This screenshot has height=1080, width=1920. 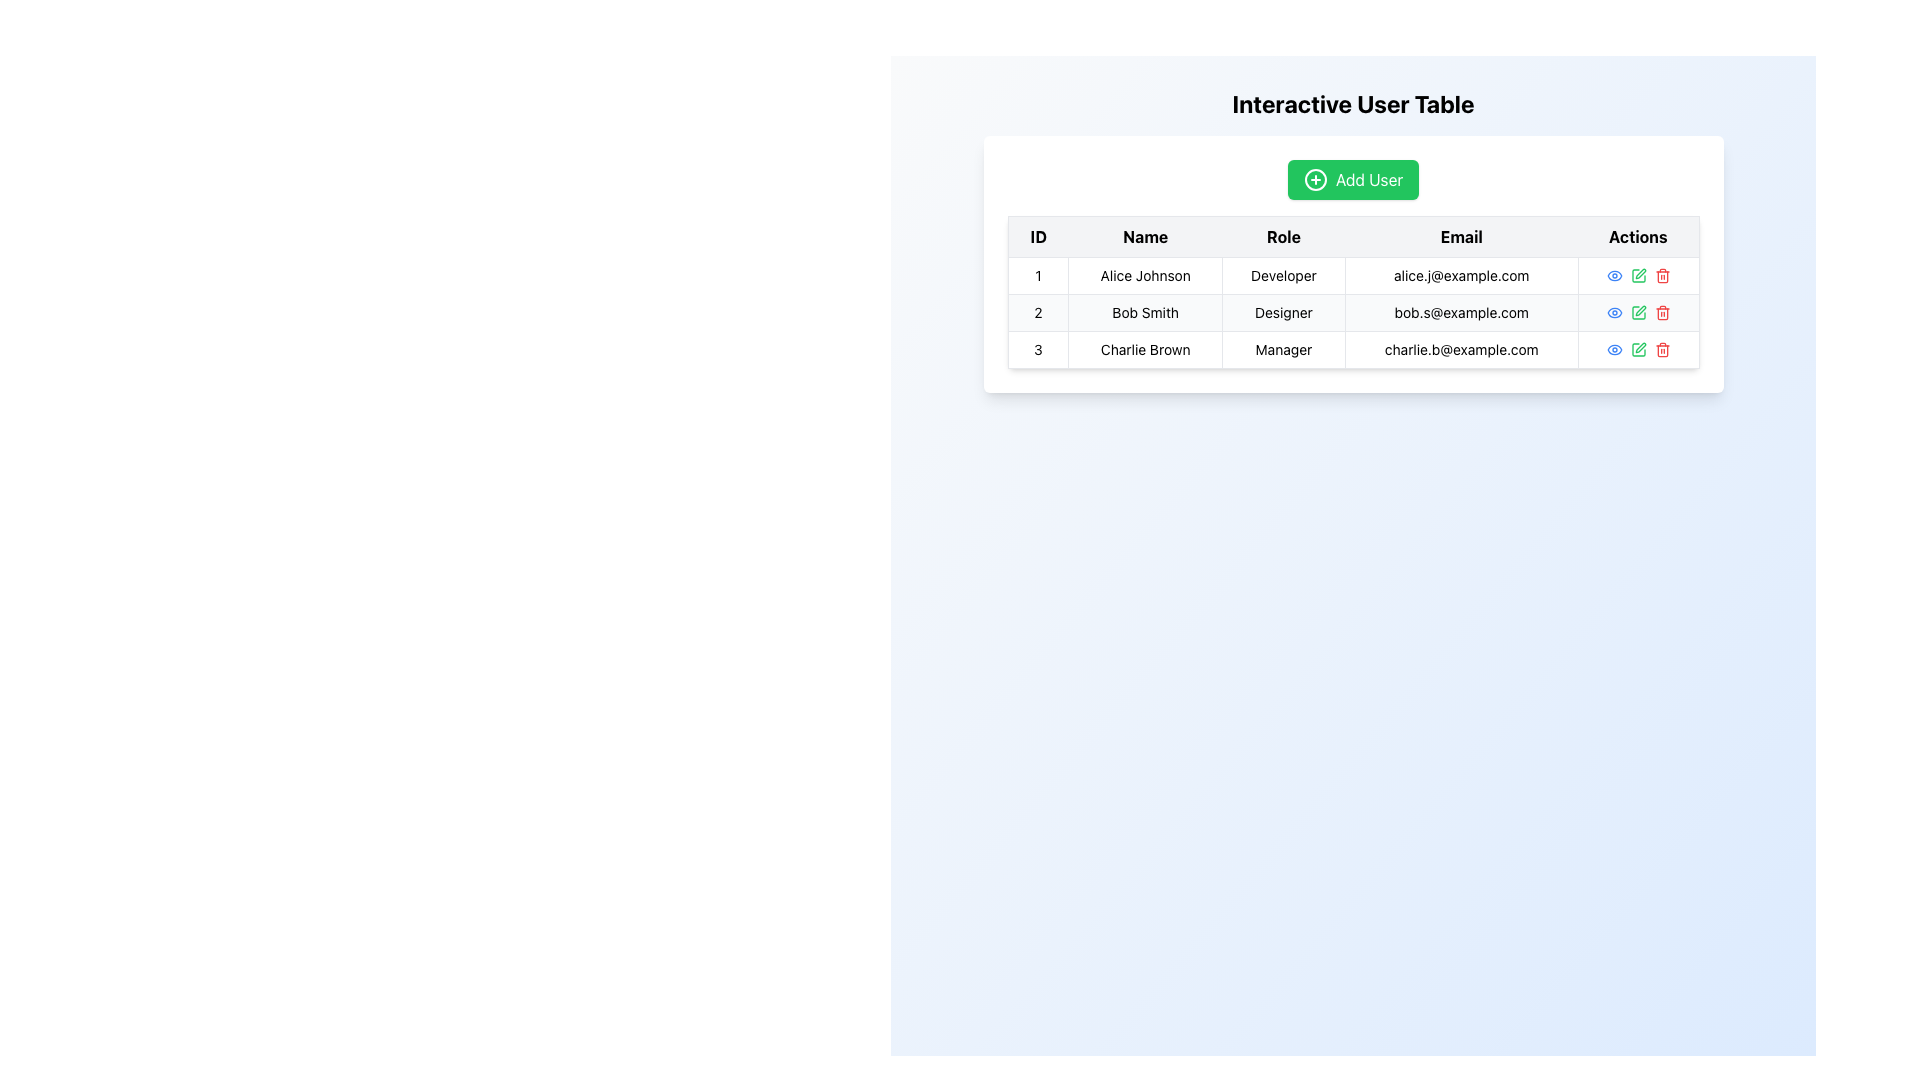 I want to click on the non-interactive text display showing the email address for user 'Charlie Brown' located in the fourth column of the third row of the data table, so click(x=1461, y=349).